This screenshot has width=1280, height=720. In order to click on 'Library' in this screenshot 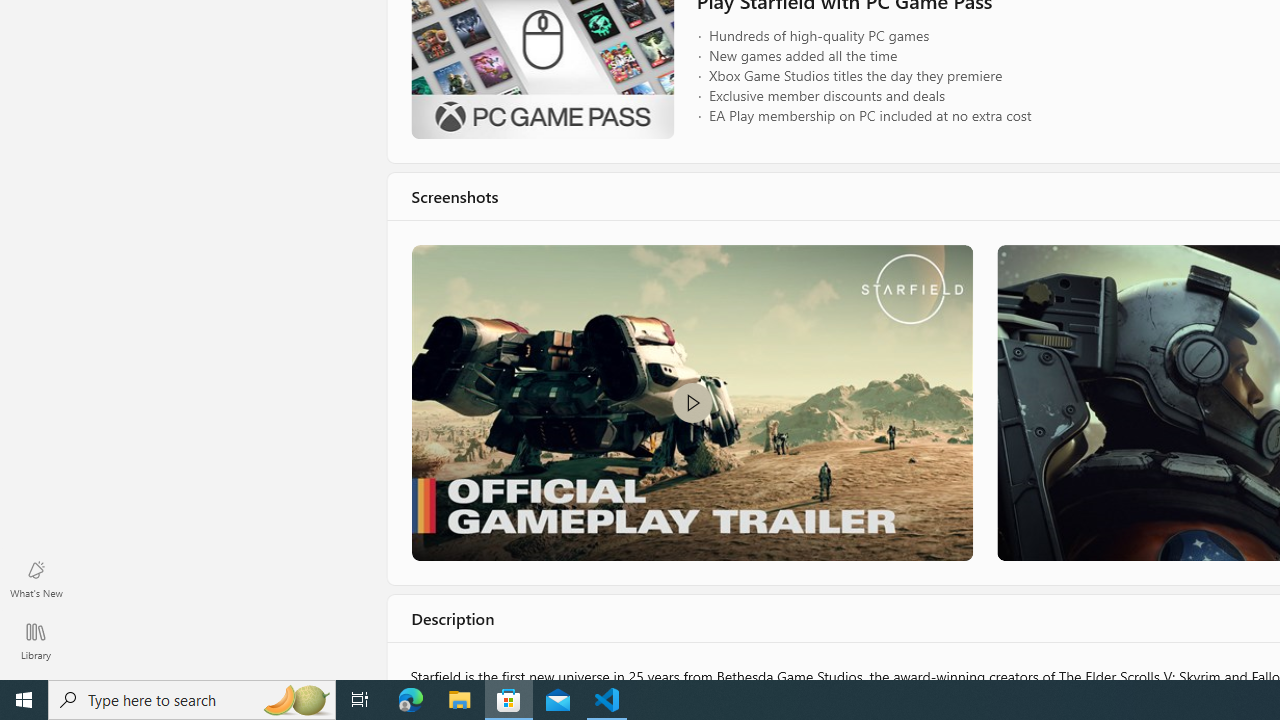, I will do `click(35, 640)`.